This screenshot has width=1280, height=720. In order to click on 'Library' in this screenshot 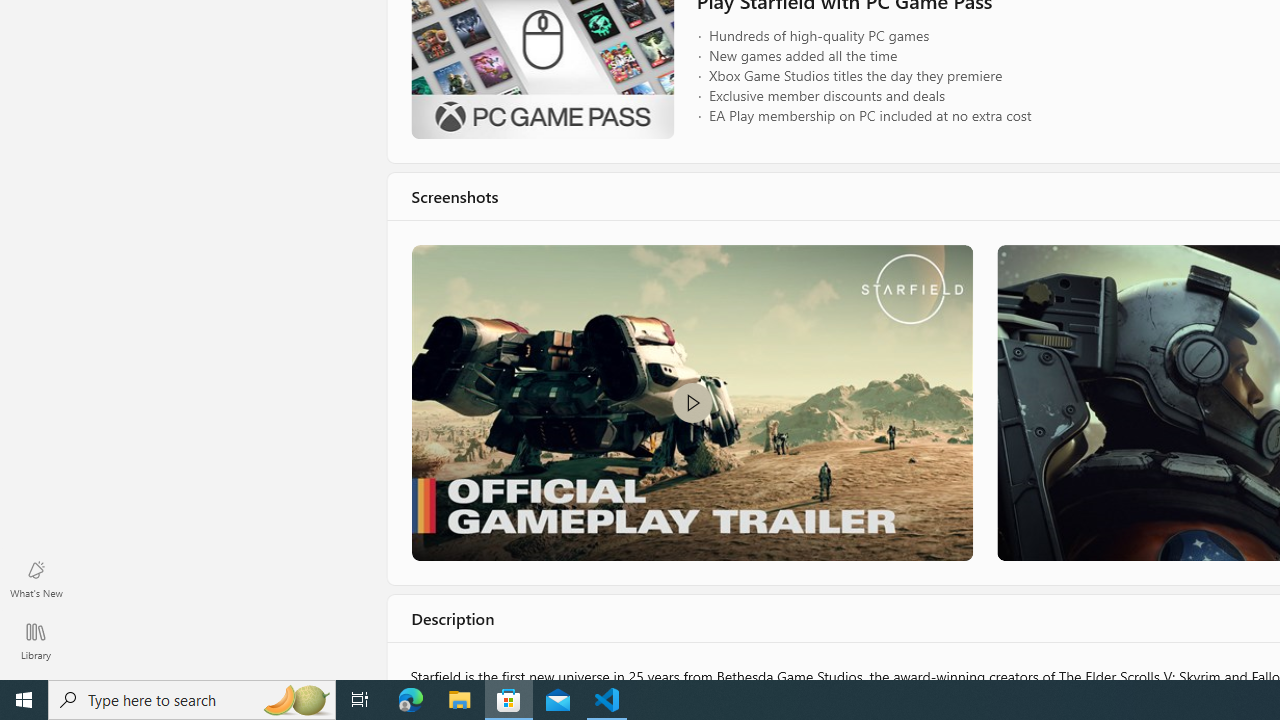, I will do `click(35, 640)`.